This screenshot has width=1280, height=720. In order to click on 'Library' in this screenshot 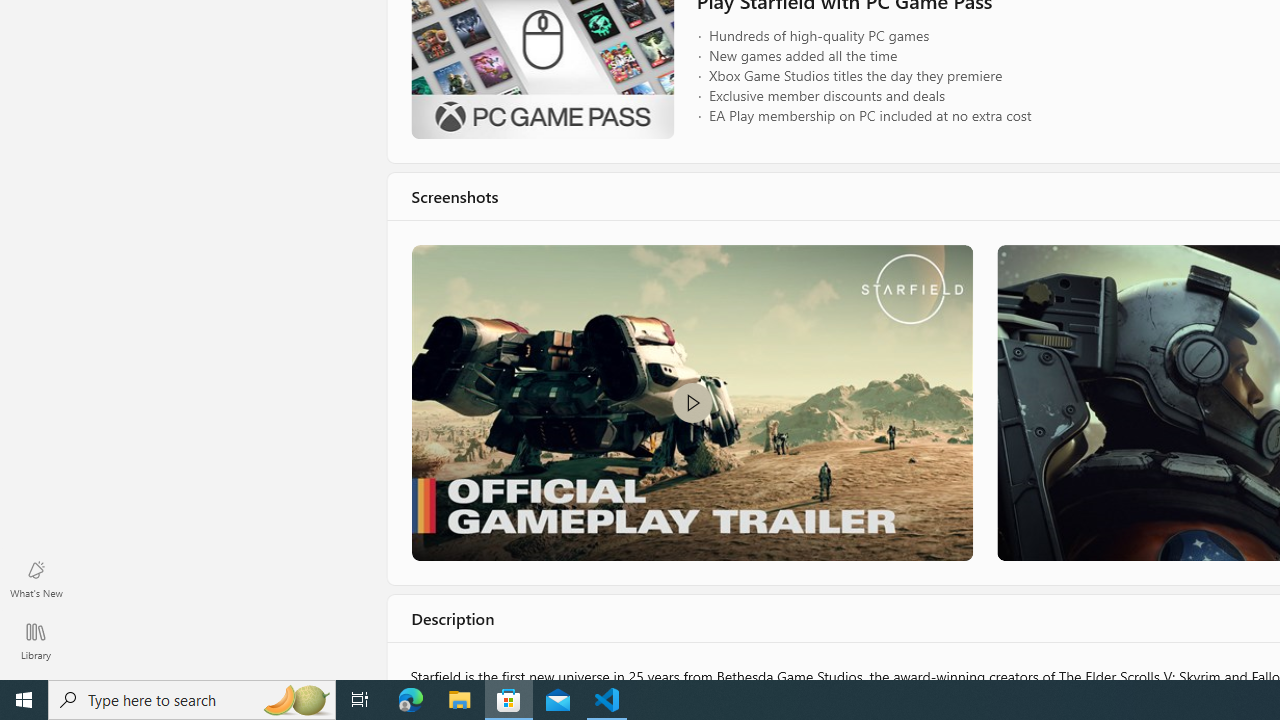, I will do `click(35, 640)`.